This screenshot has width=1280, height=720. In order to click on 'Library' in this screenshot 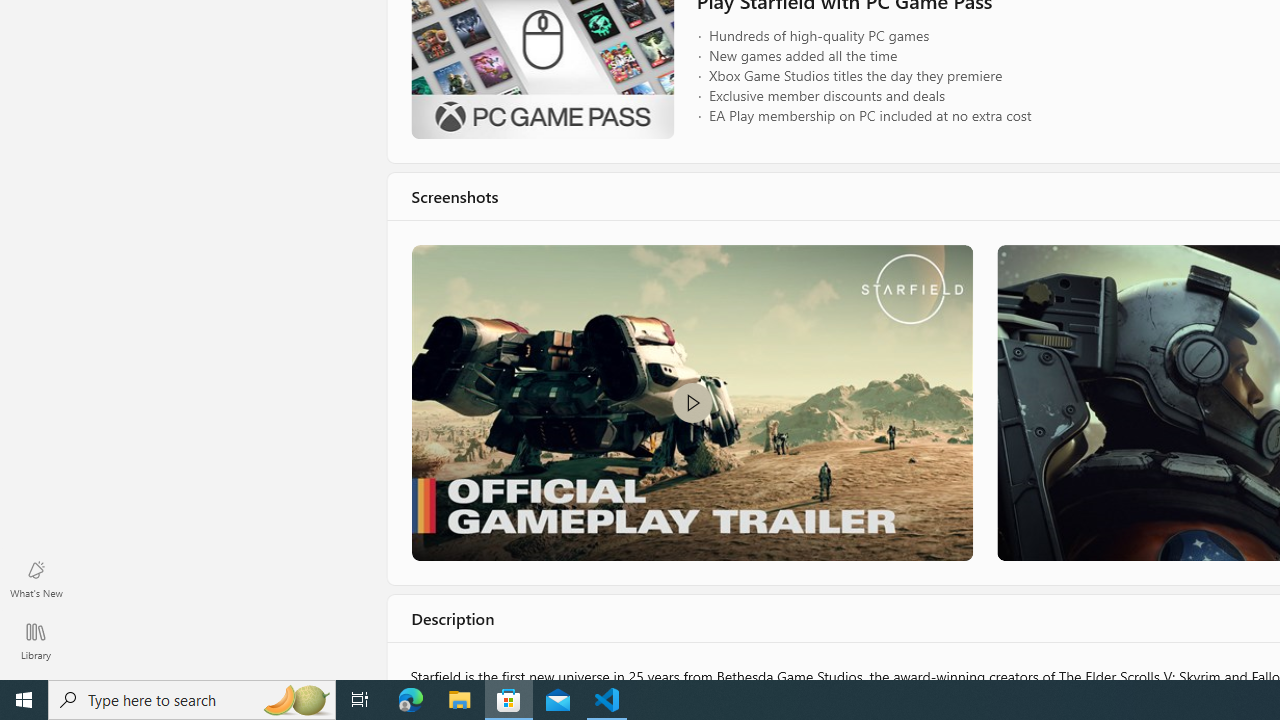, I will do `click(35, 640)`.